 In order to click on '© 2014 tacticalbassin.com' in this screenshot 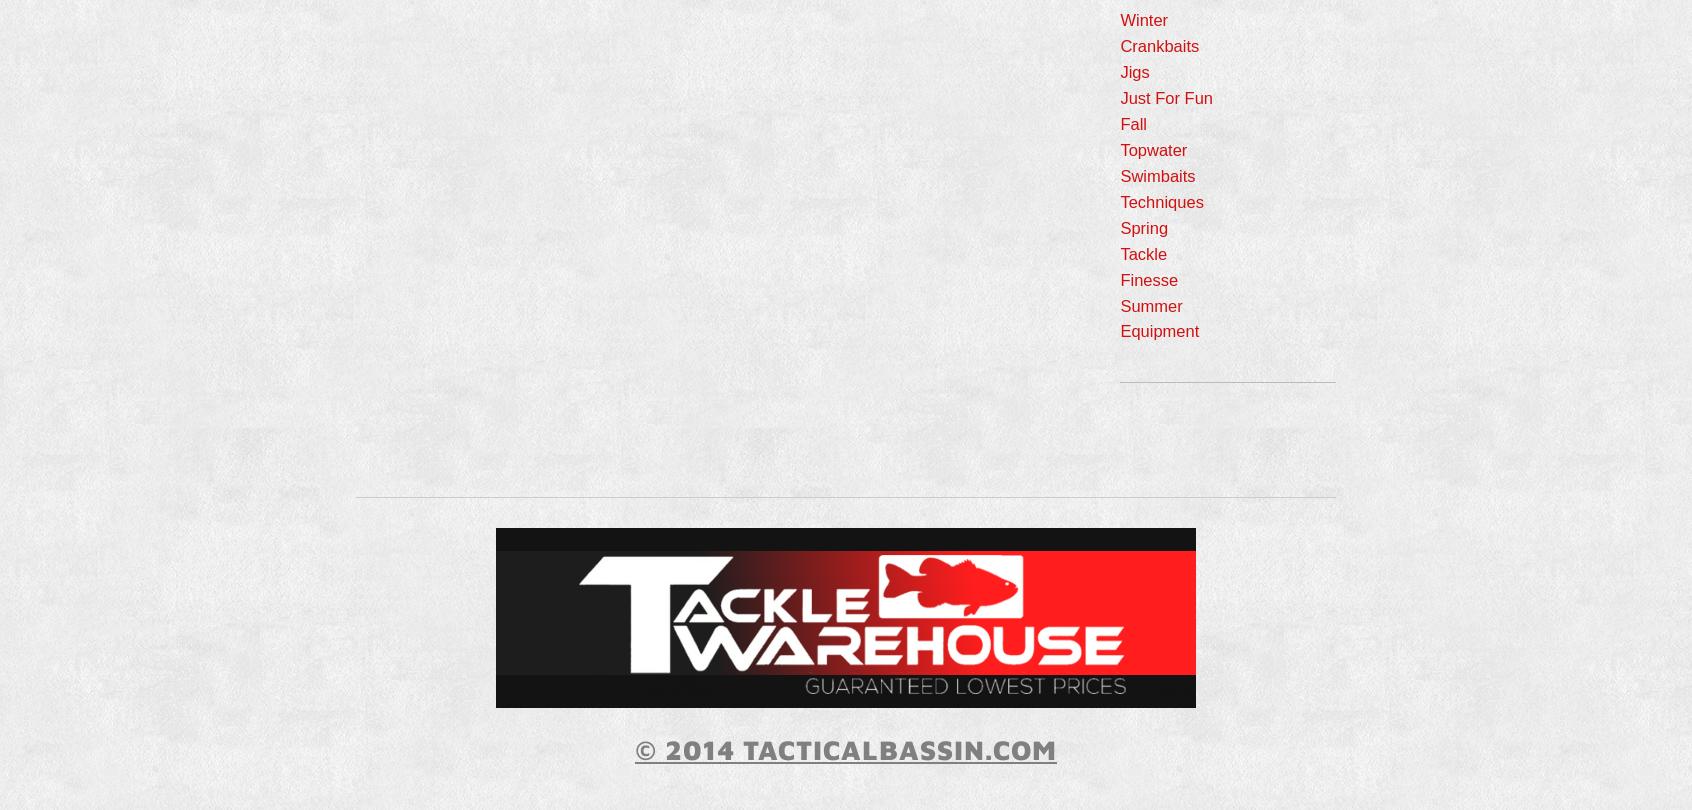, I will do `click(846, 748)`.